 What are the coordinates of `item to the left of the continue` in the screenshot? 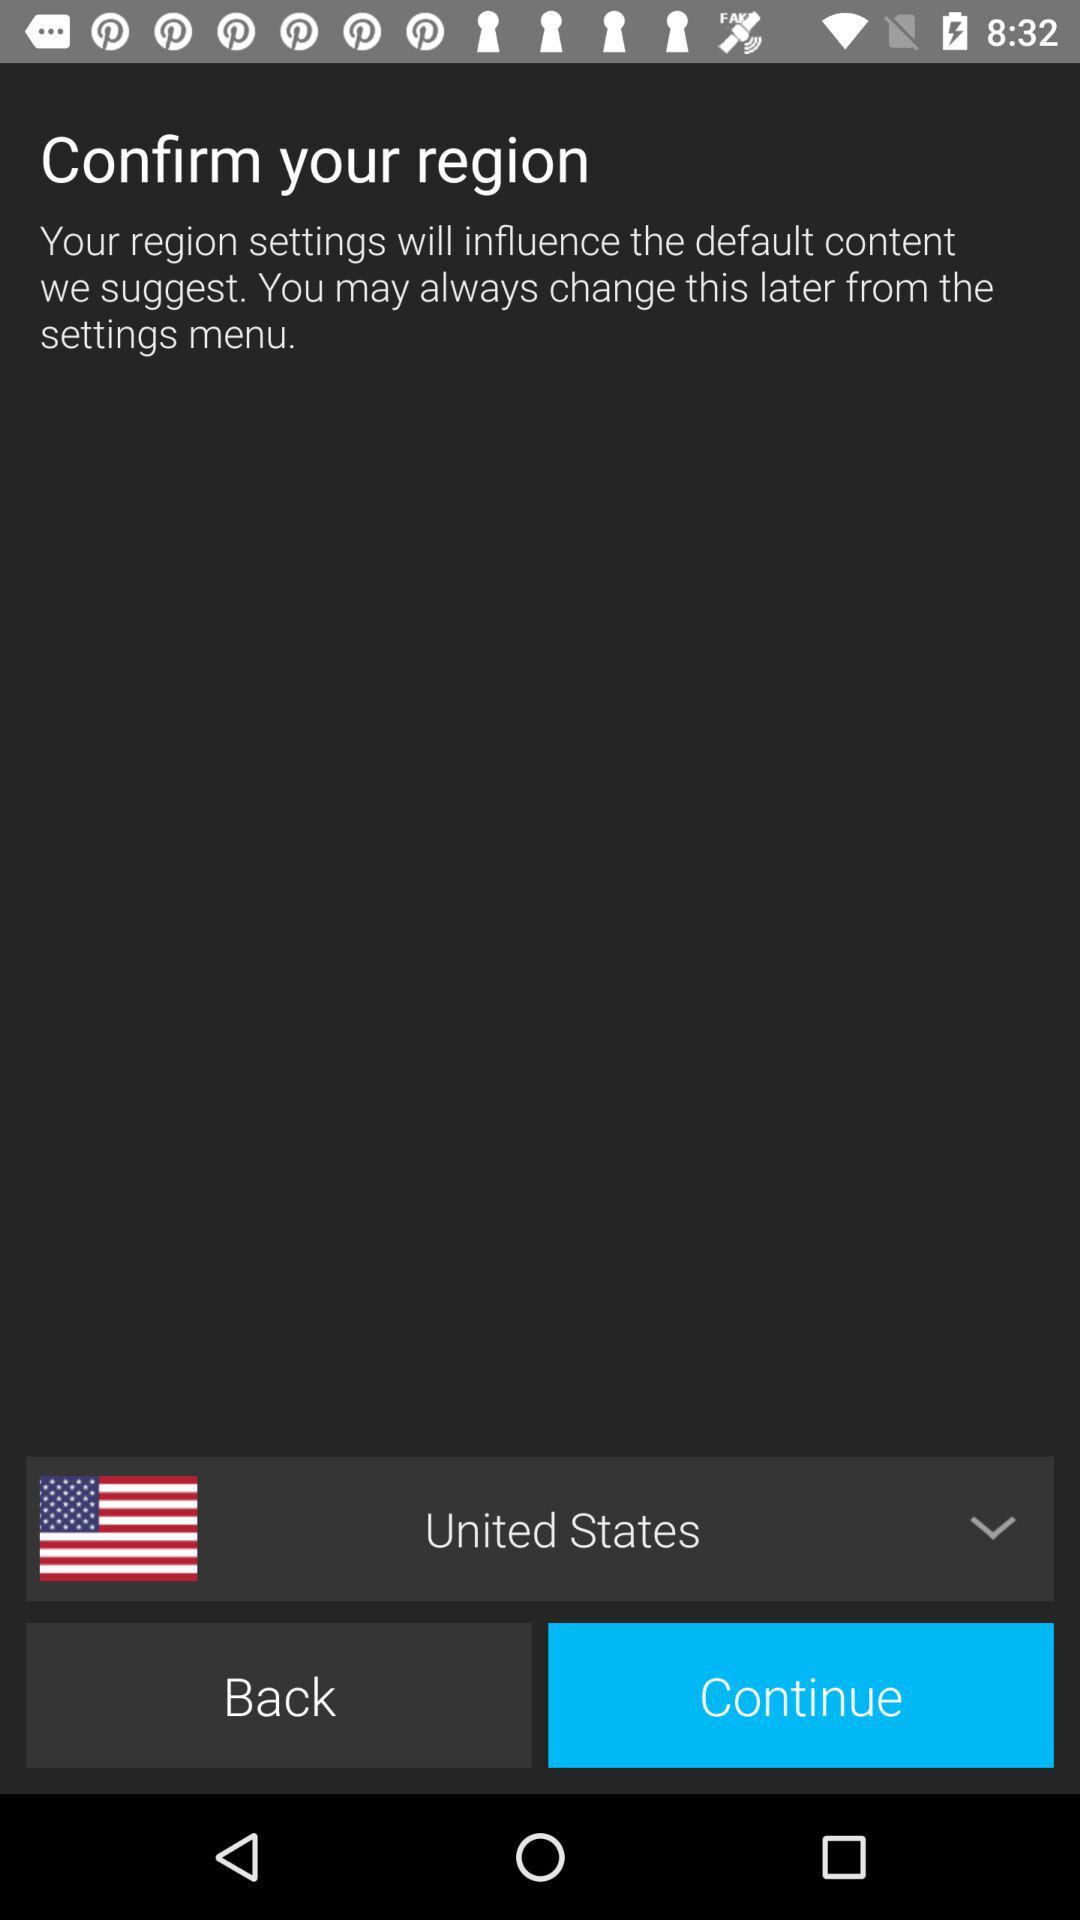 It's located at (278, 1694).